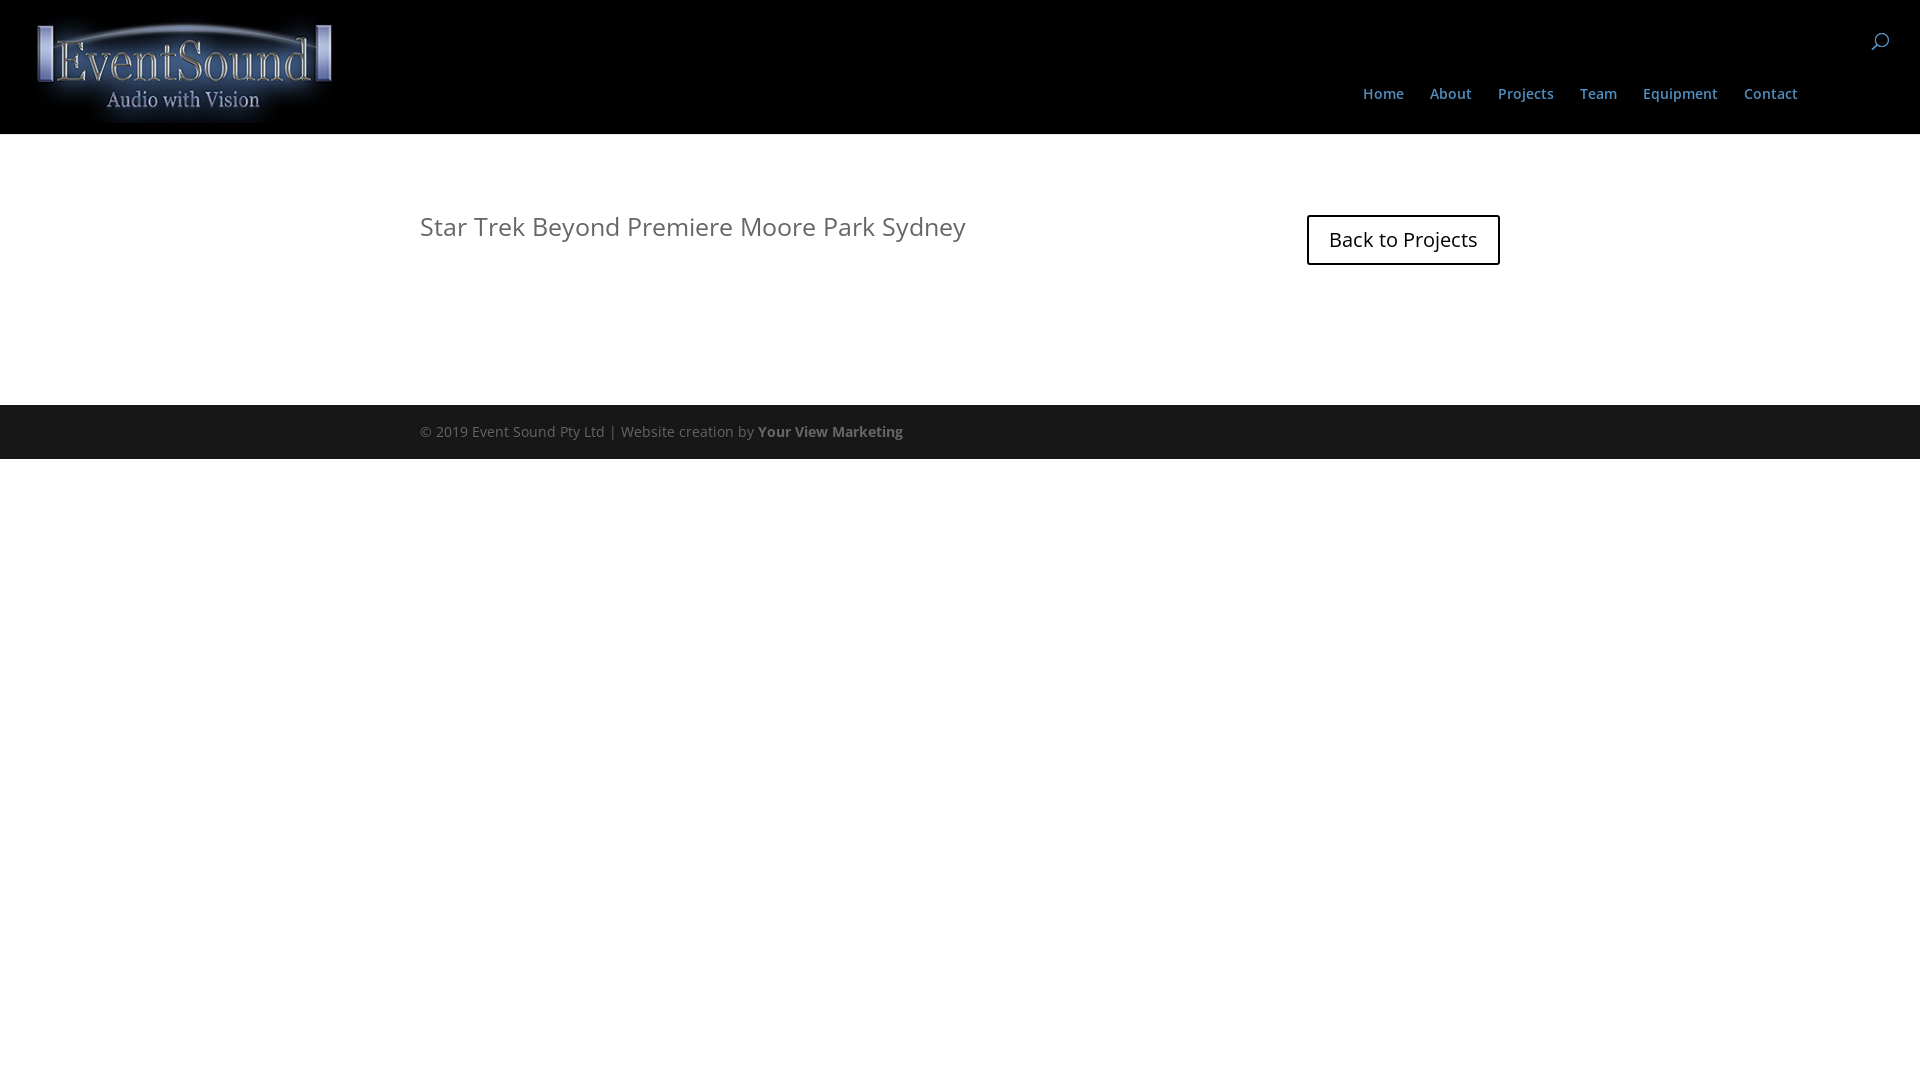 Image resolution: width=1920 pixels, height=1080 pixels. I want to click on 'Equipment', so click(1680, 110).